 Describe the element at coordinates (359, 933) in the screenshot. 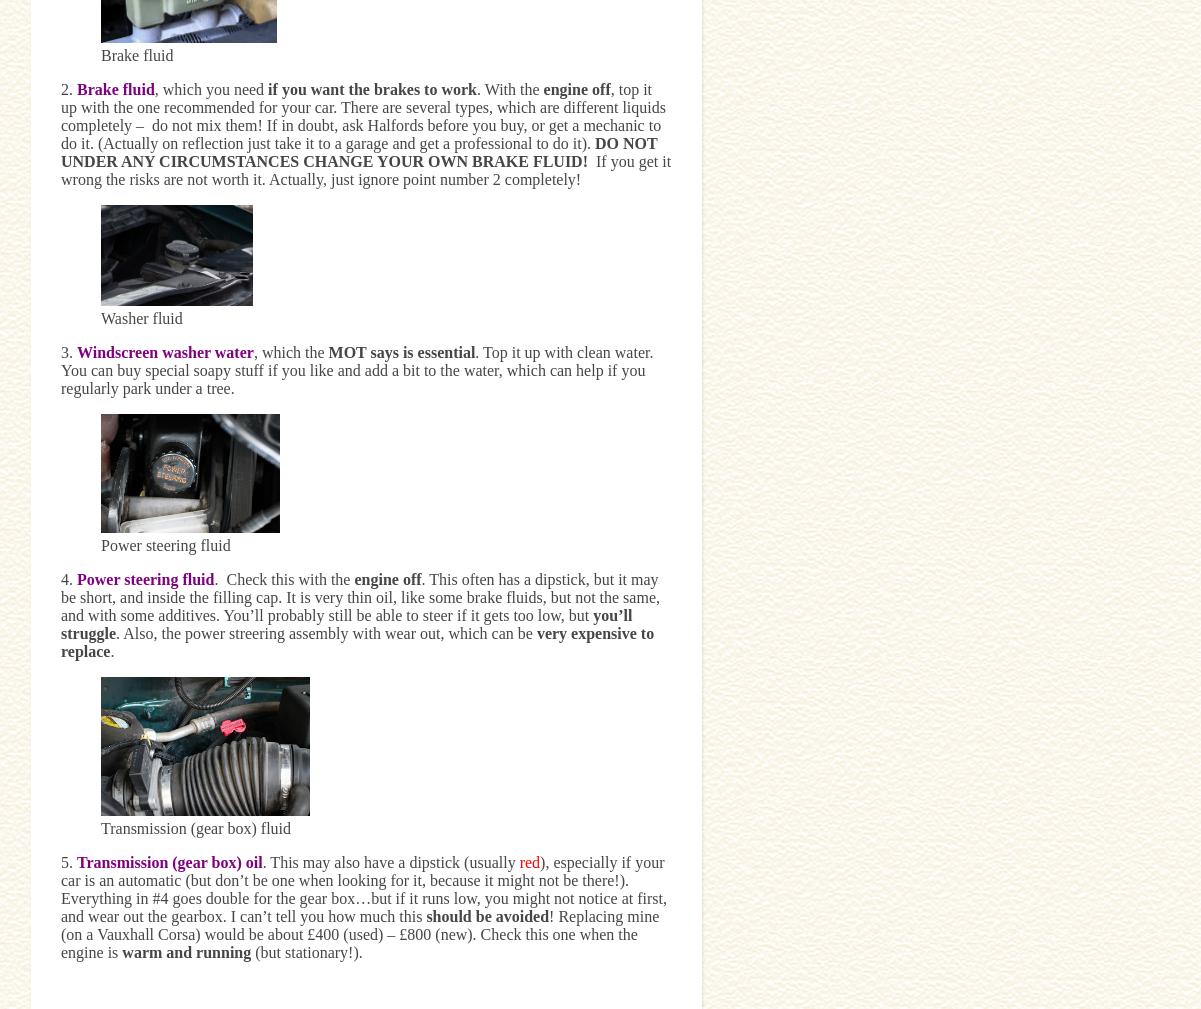

I see `'! Replacing mine (on a Vauxhall Corsa) would be about £400 (used) – £800 (new). Check this one when the engine is'` at that location.